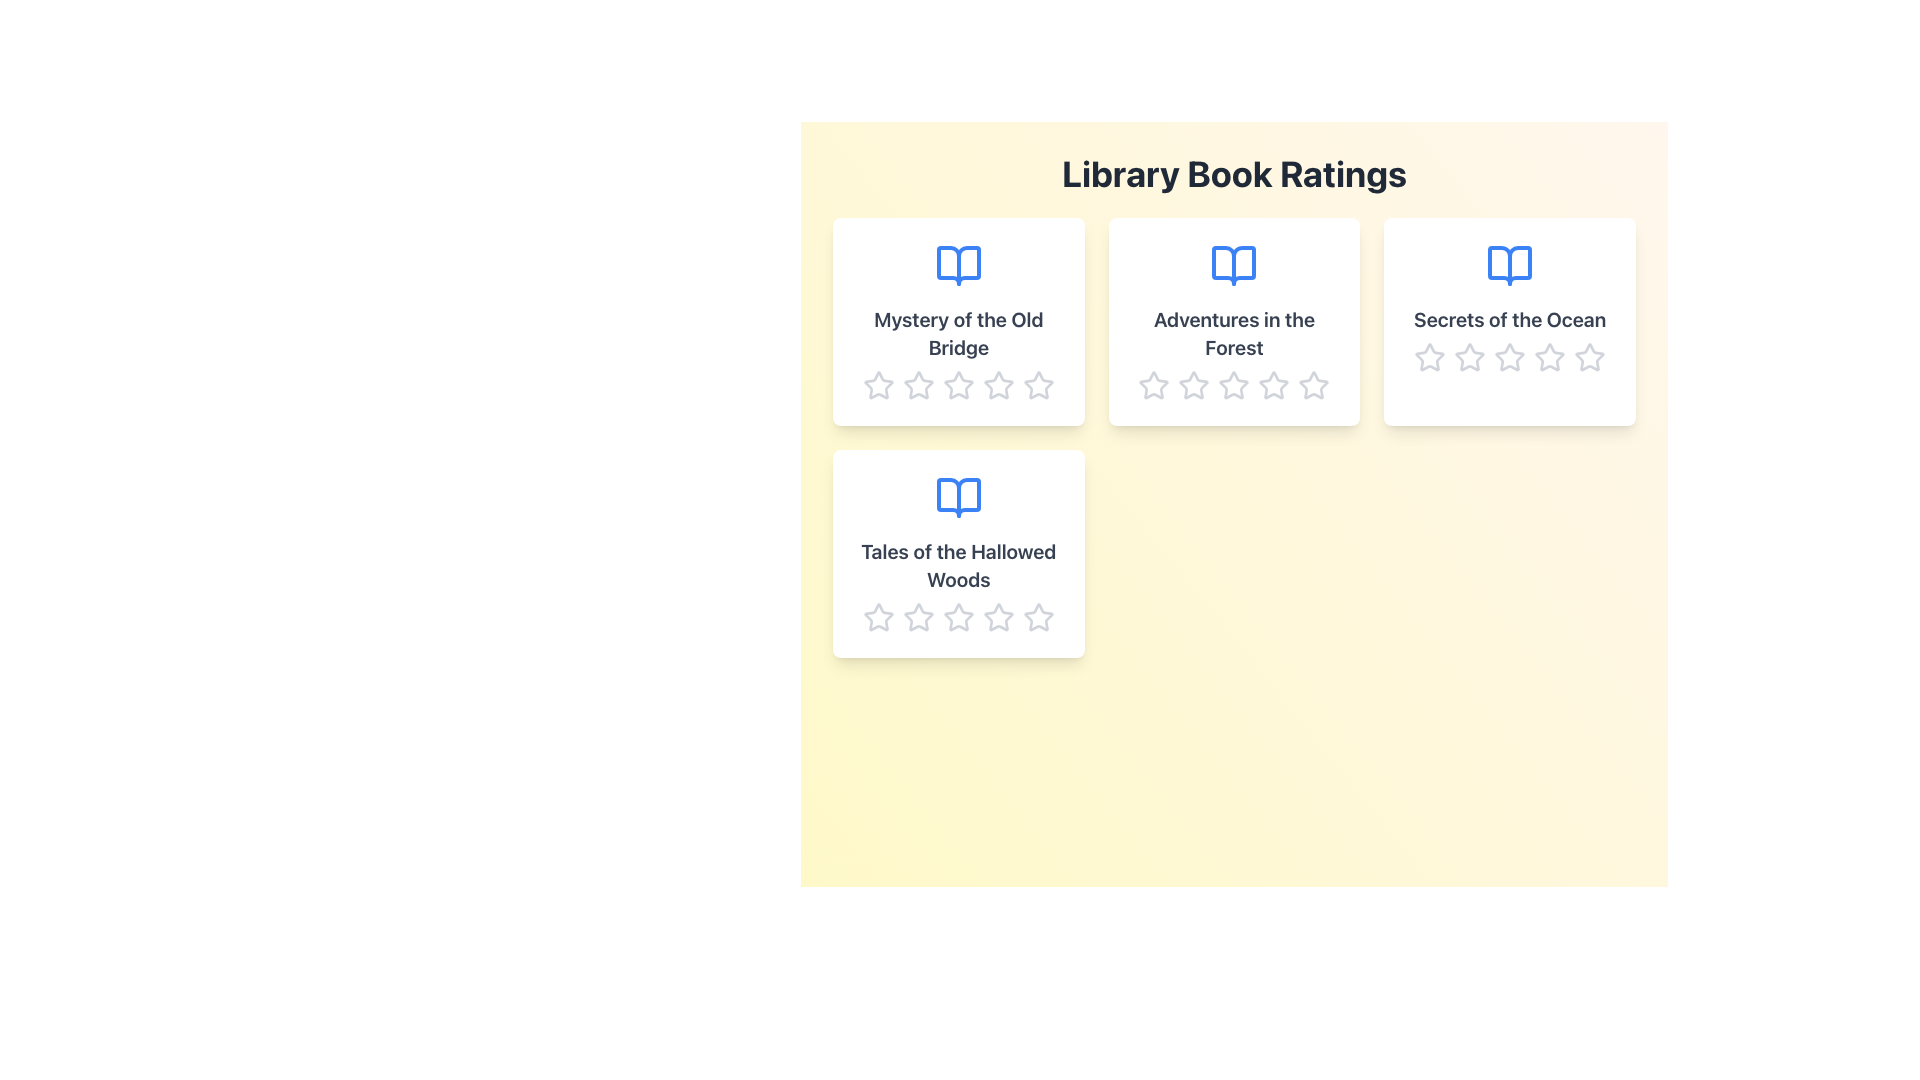  What do you see at coordinates (957, 616) in the screenshot?
I see `the third star icon in the rating system located at the bottom of the card titled 'Tales of the Hallowed Woods'` at bounding box center [957, 616].